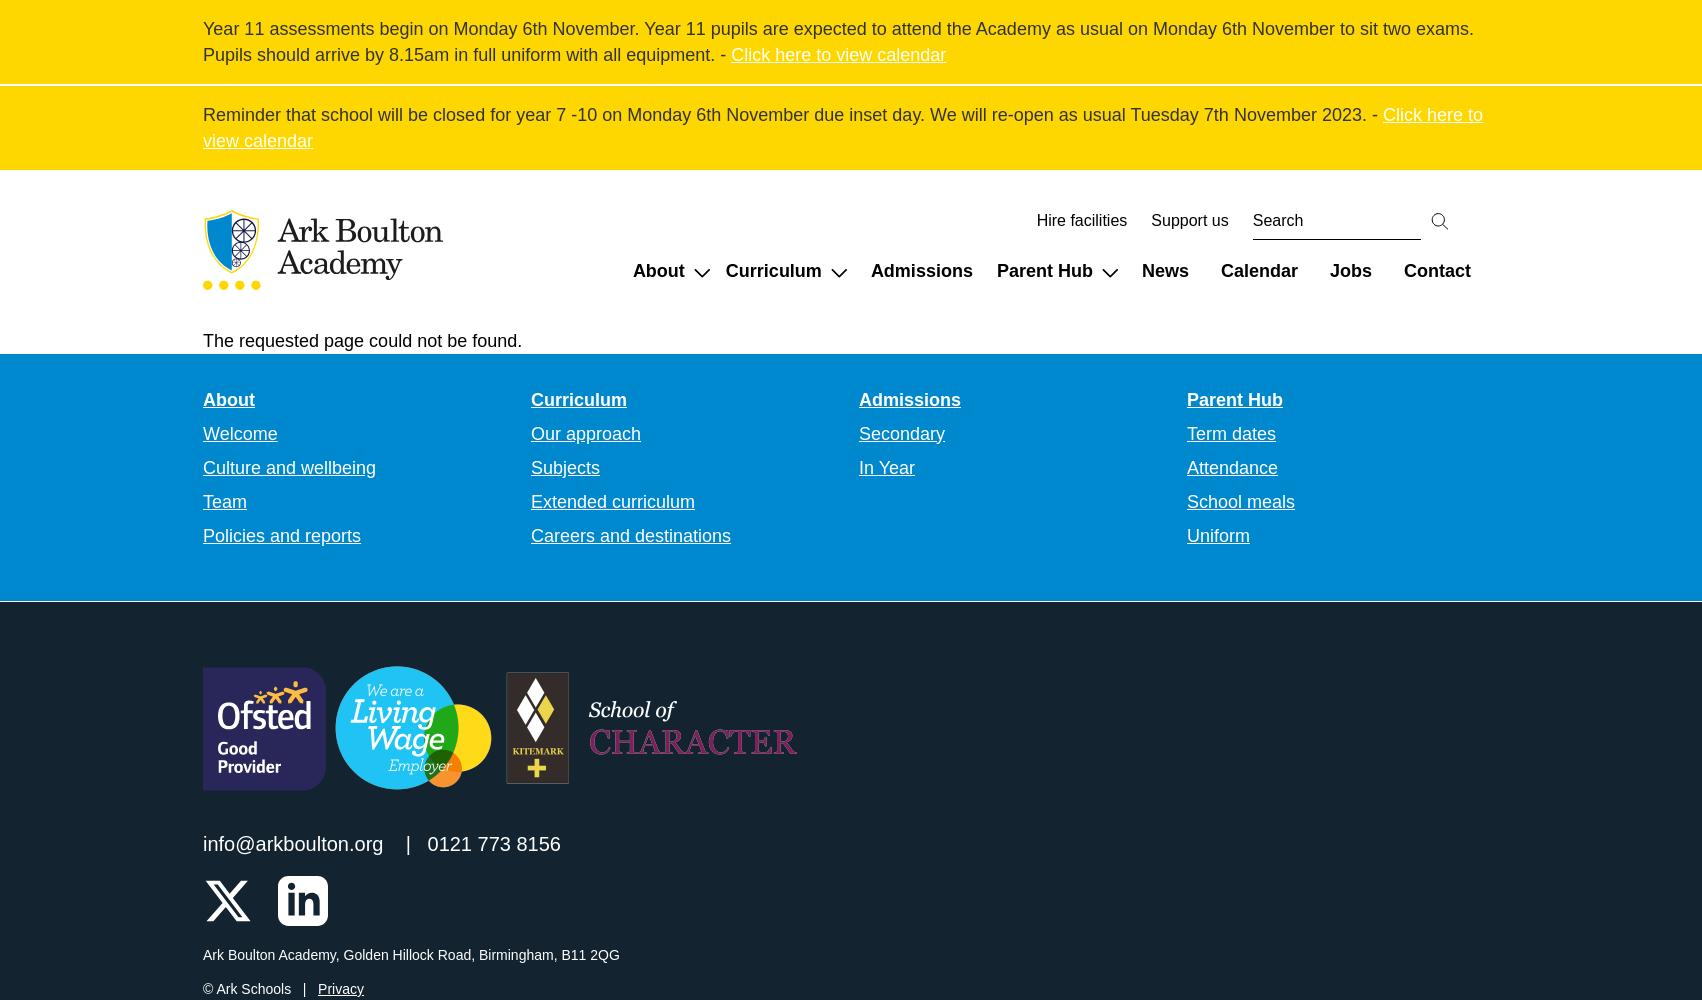 This screenshot has width=1702, height=1000. I want to click on 'Overview', so click(1247, 396).